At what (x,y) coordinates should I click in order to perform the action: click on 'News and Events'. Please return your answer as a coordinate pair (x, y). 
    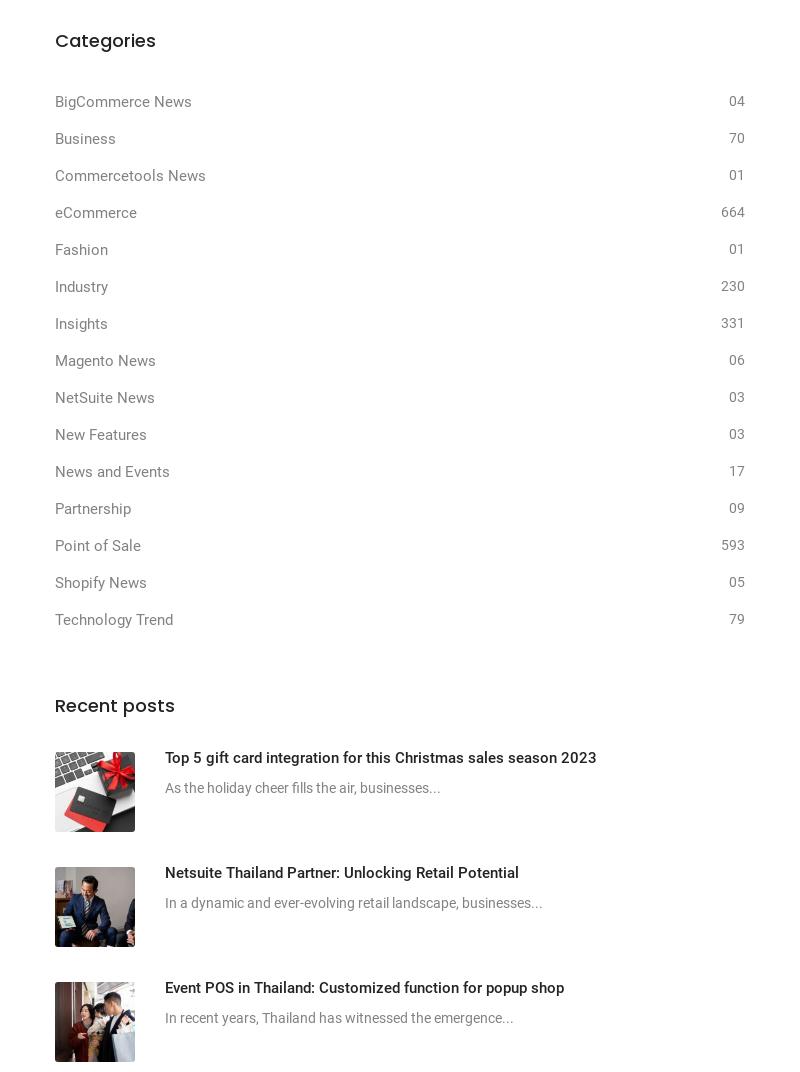
    Looking at the image, I should click on (111, 471).